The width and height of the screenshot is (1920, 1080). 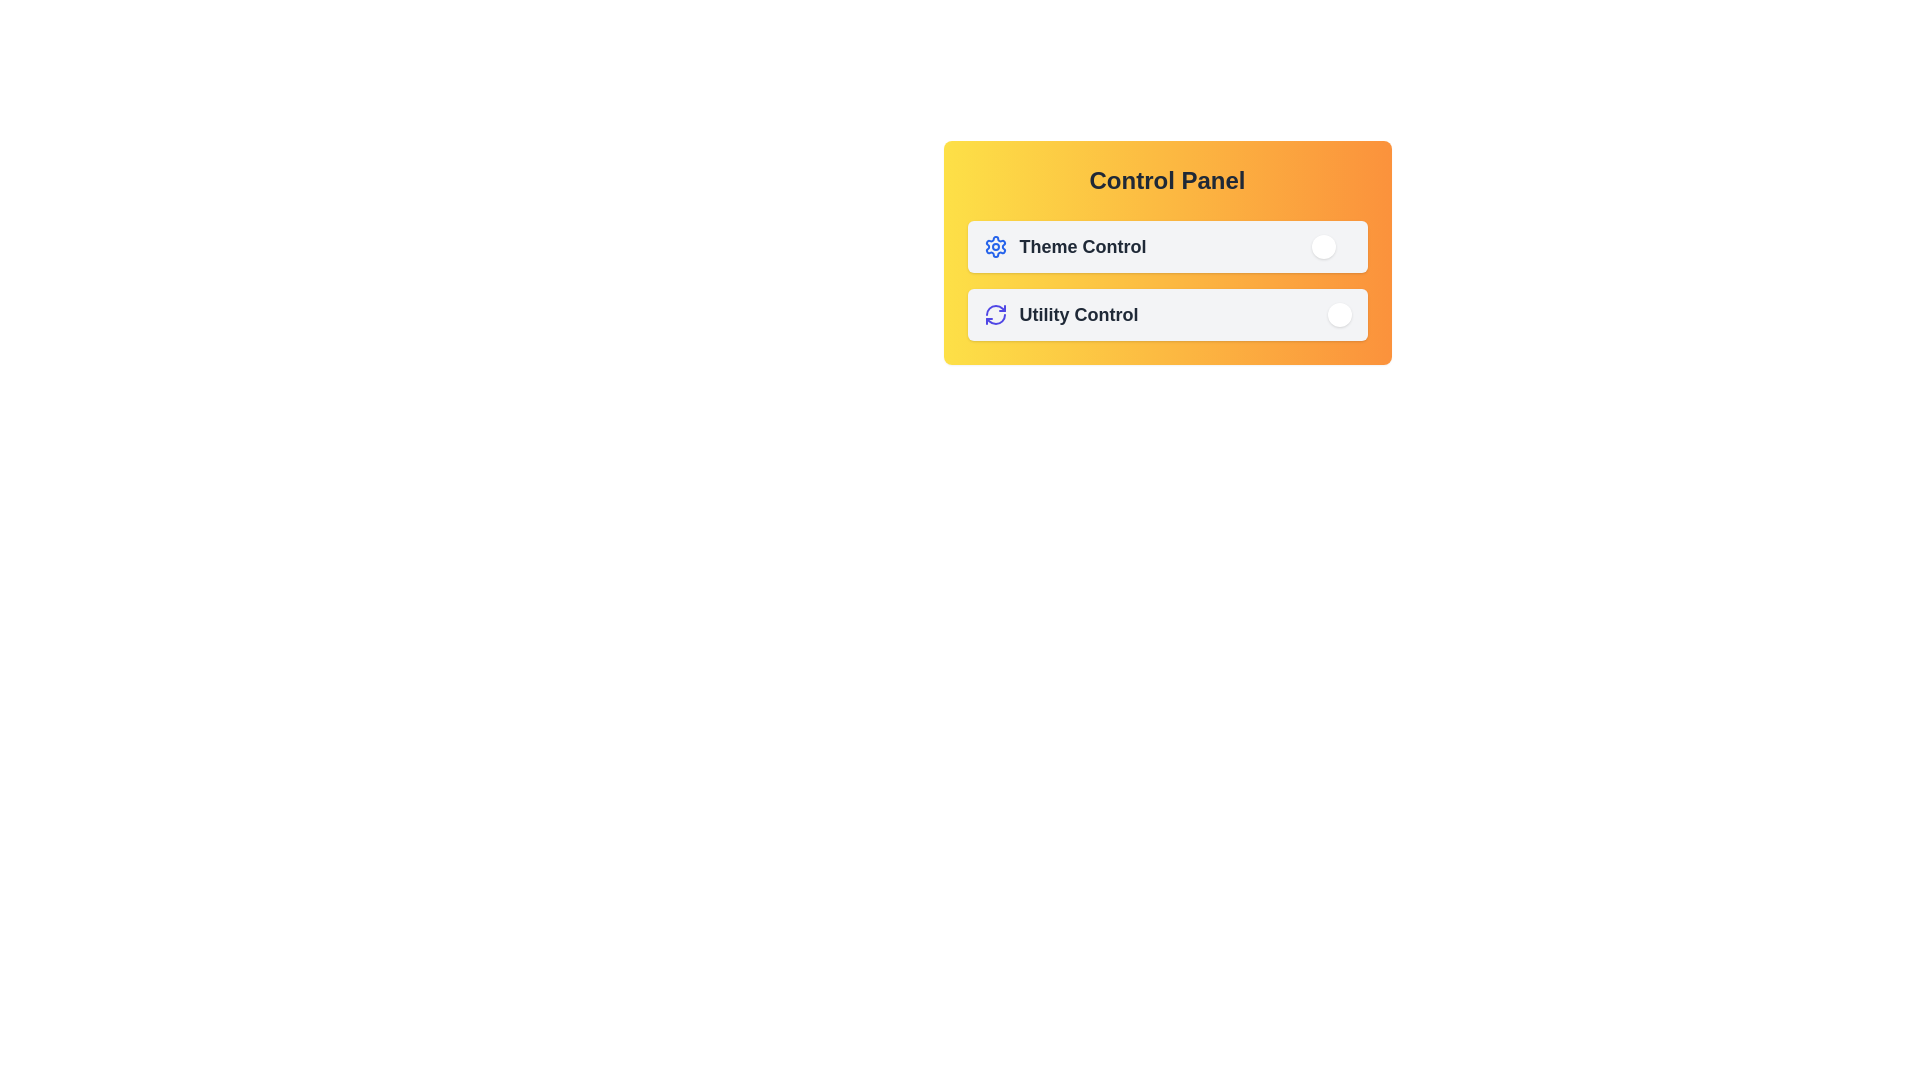 What do you see at coordinates (1059, 315) in the screenshot?
I see `text label indicating the 'Utility Control' feature, which is located in the second row of the control panel to the left of the toggle switch` at bounding box center [1059, 315].